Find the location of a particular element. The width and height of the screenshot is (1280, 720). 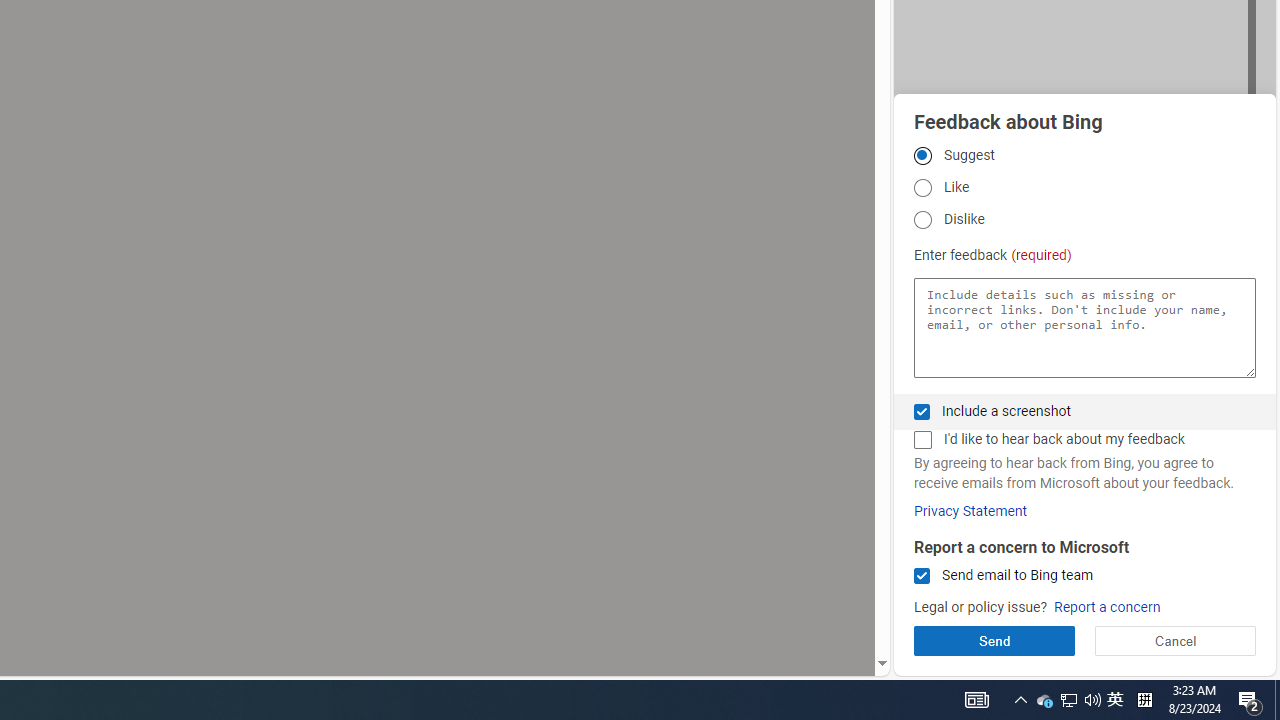

'I' is located at coordinates (921, 439).